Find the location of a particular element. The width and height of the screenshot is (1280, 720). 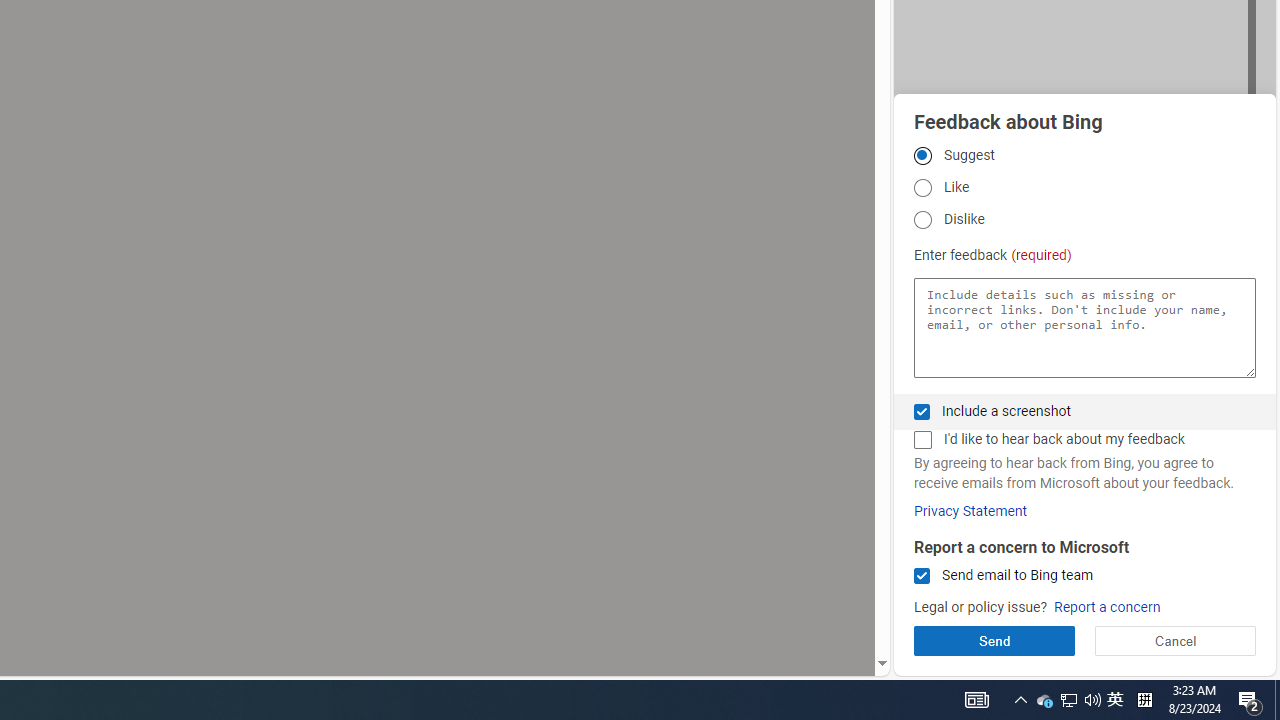

'I' is located at coordinates (921, 439).